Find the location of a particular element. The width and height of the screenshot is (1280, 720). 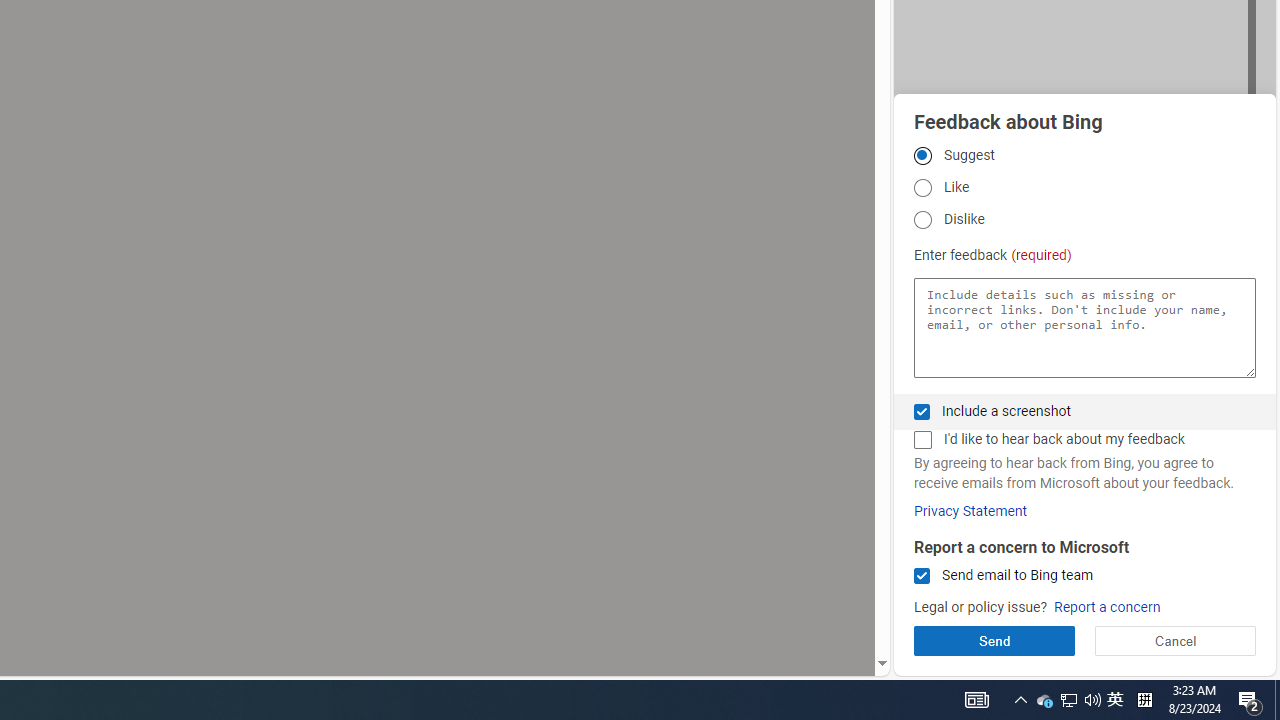

'I' is located at coordinates (921, 439).